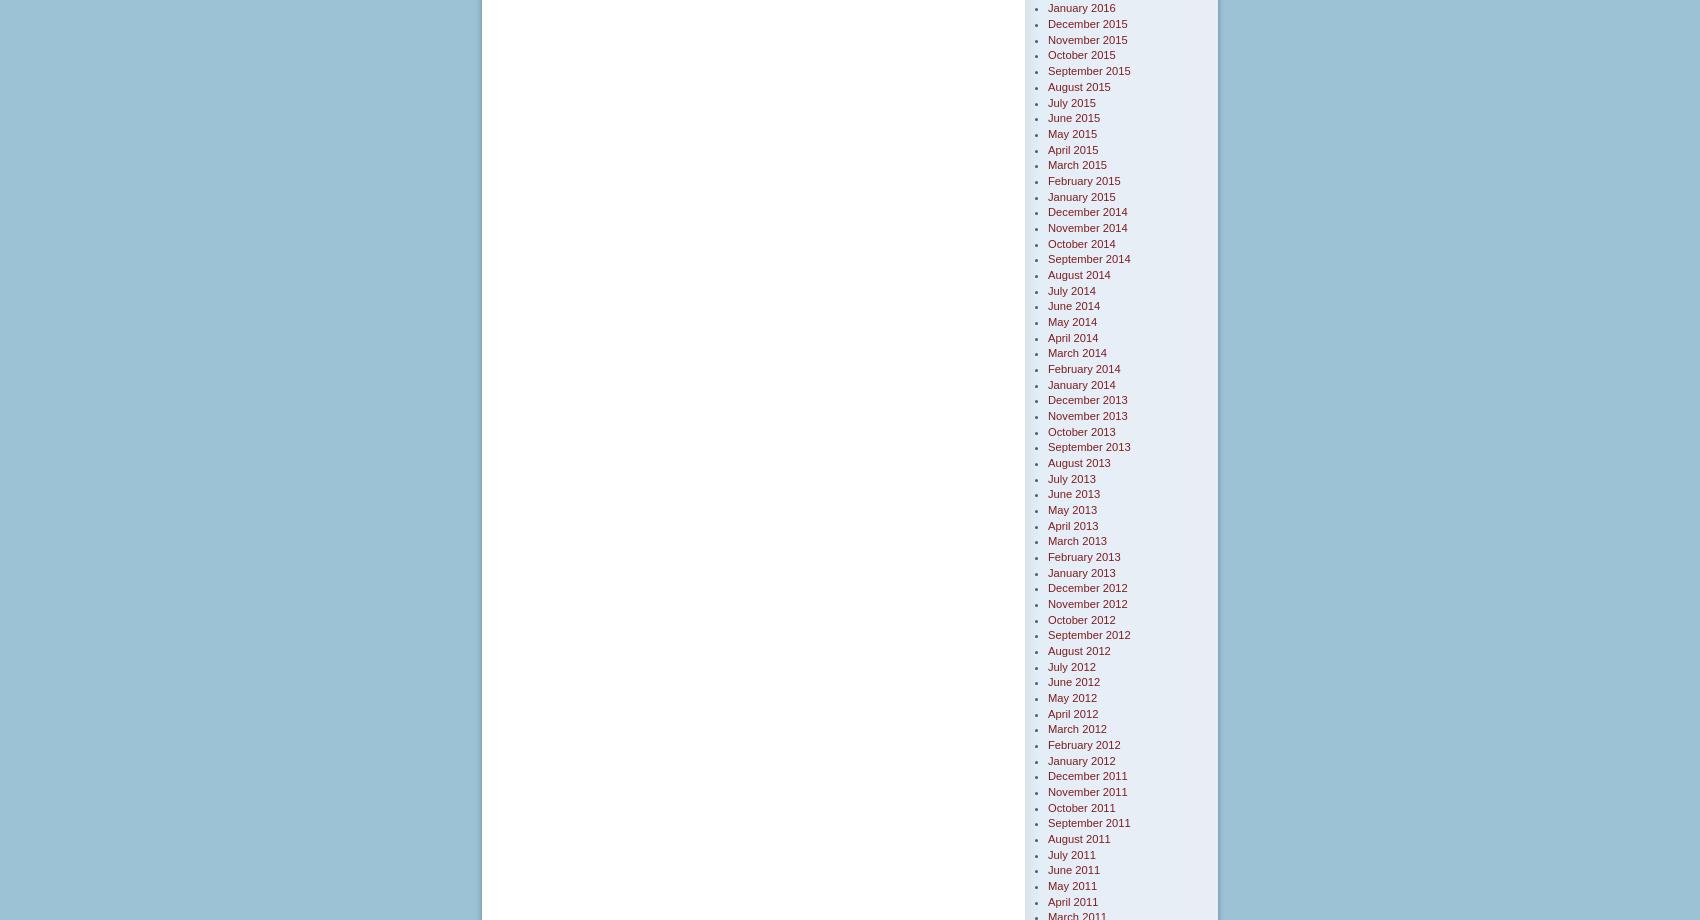 This screenshot has width=1700, height=920. What do you see at coordinates (1047, 102) in the screenshot?
I see `'July 2015'` at bounding box center [1047, 102].